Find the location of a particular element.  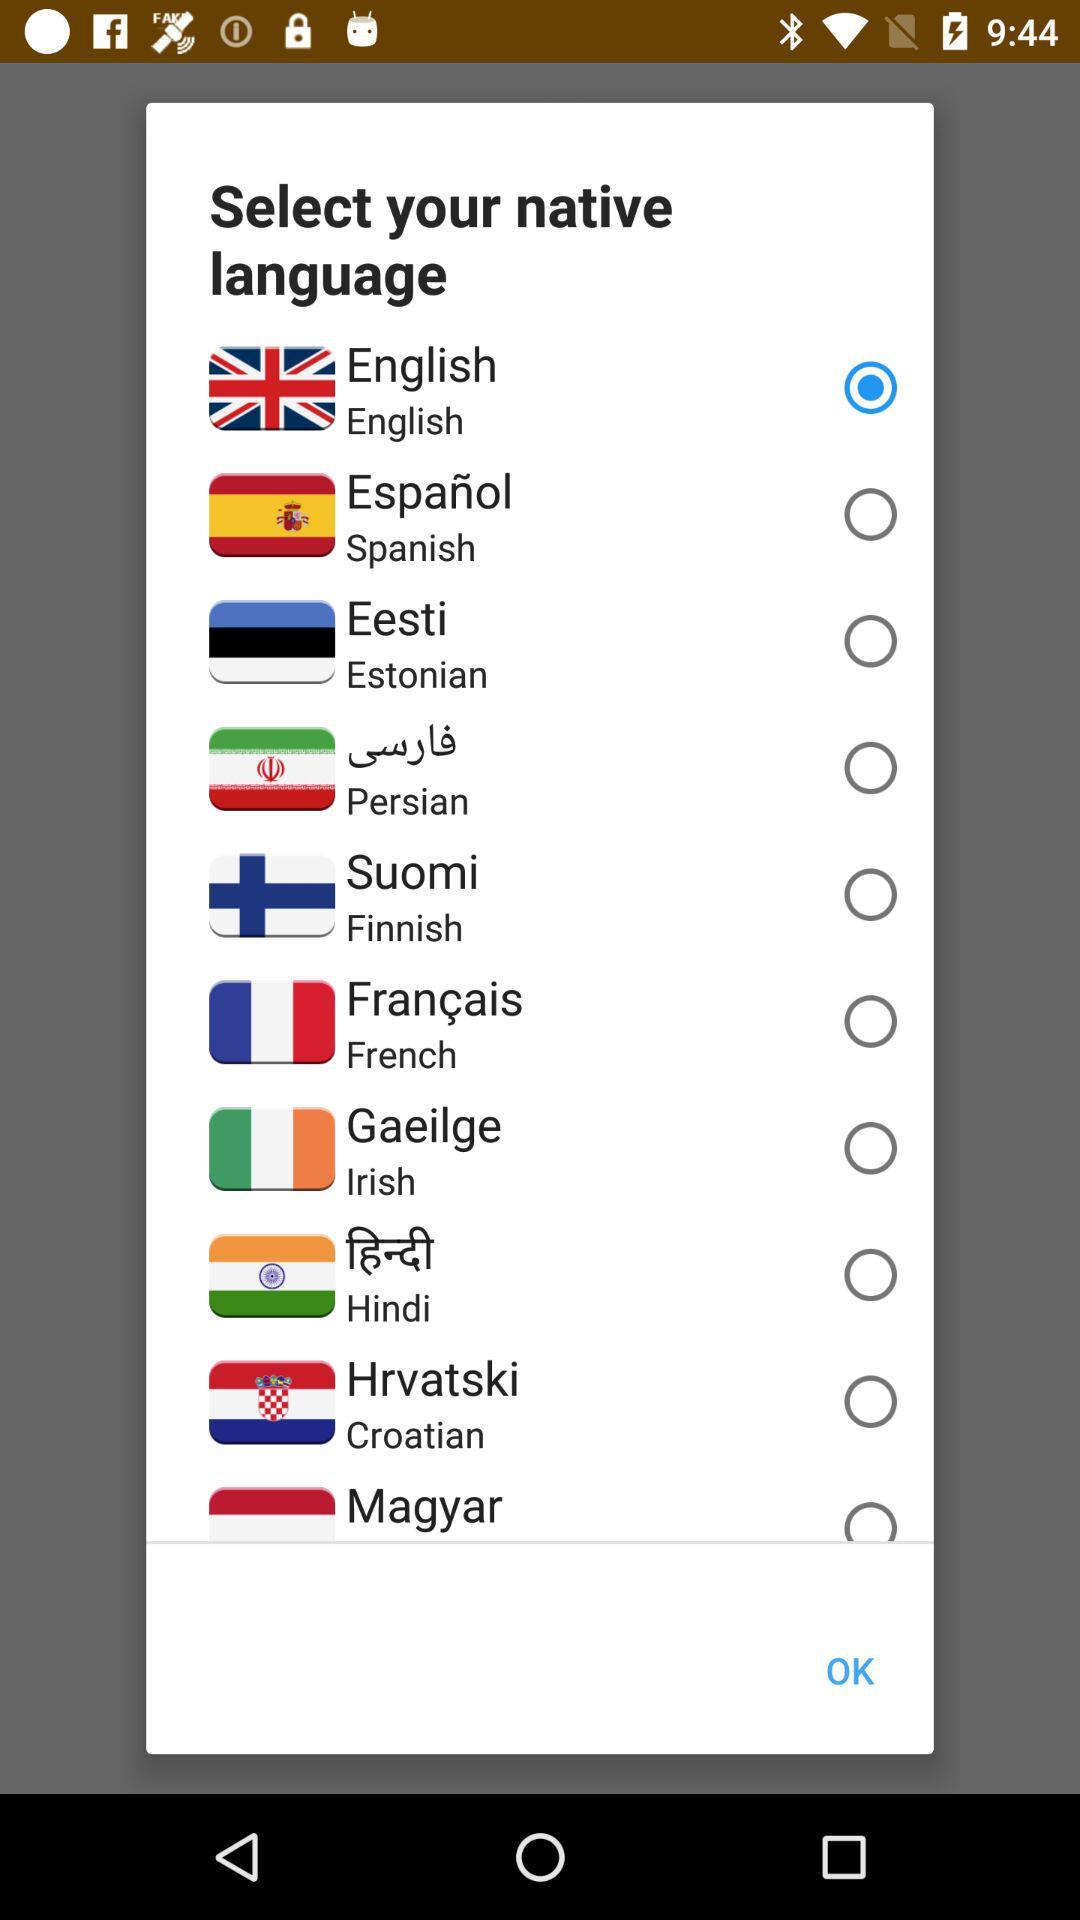

the estonian icon is located at coordinates (415, 673).